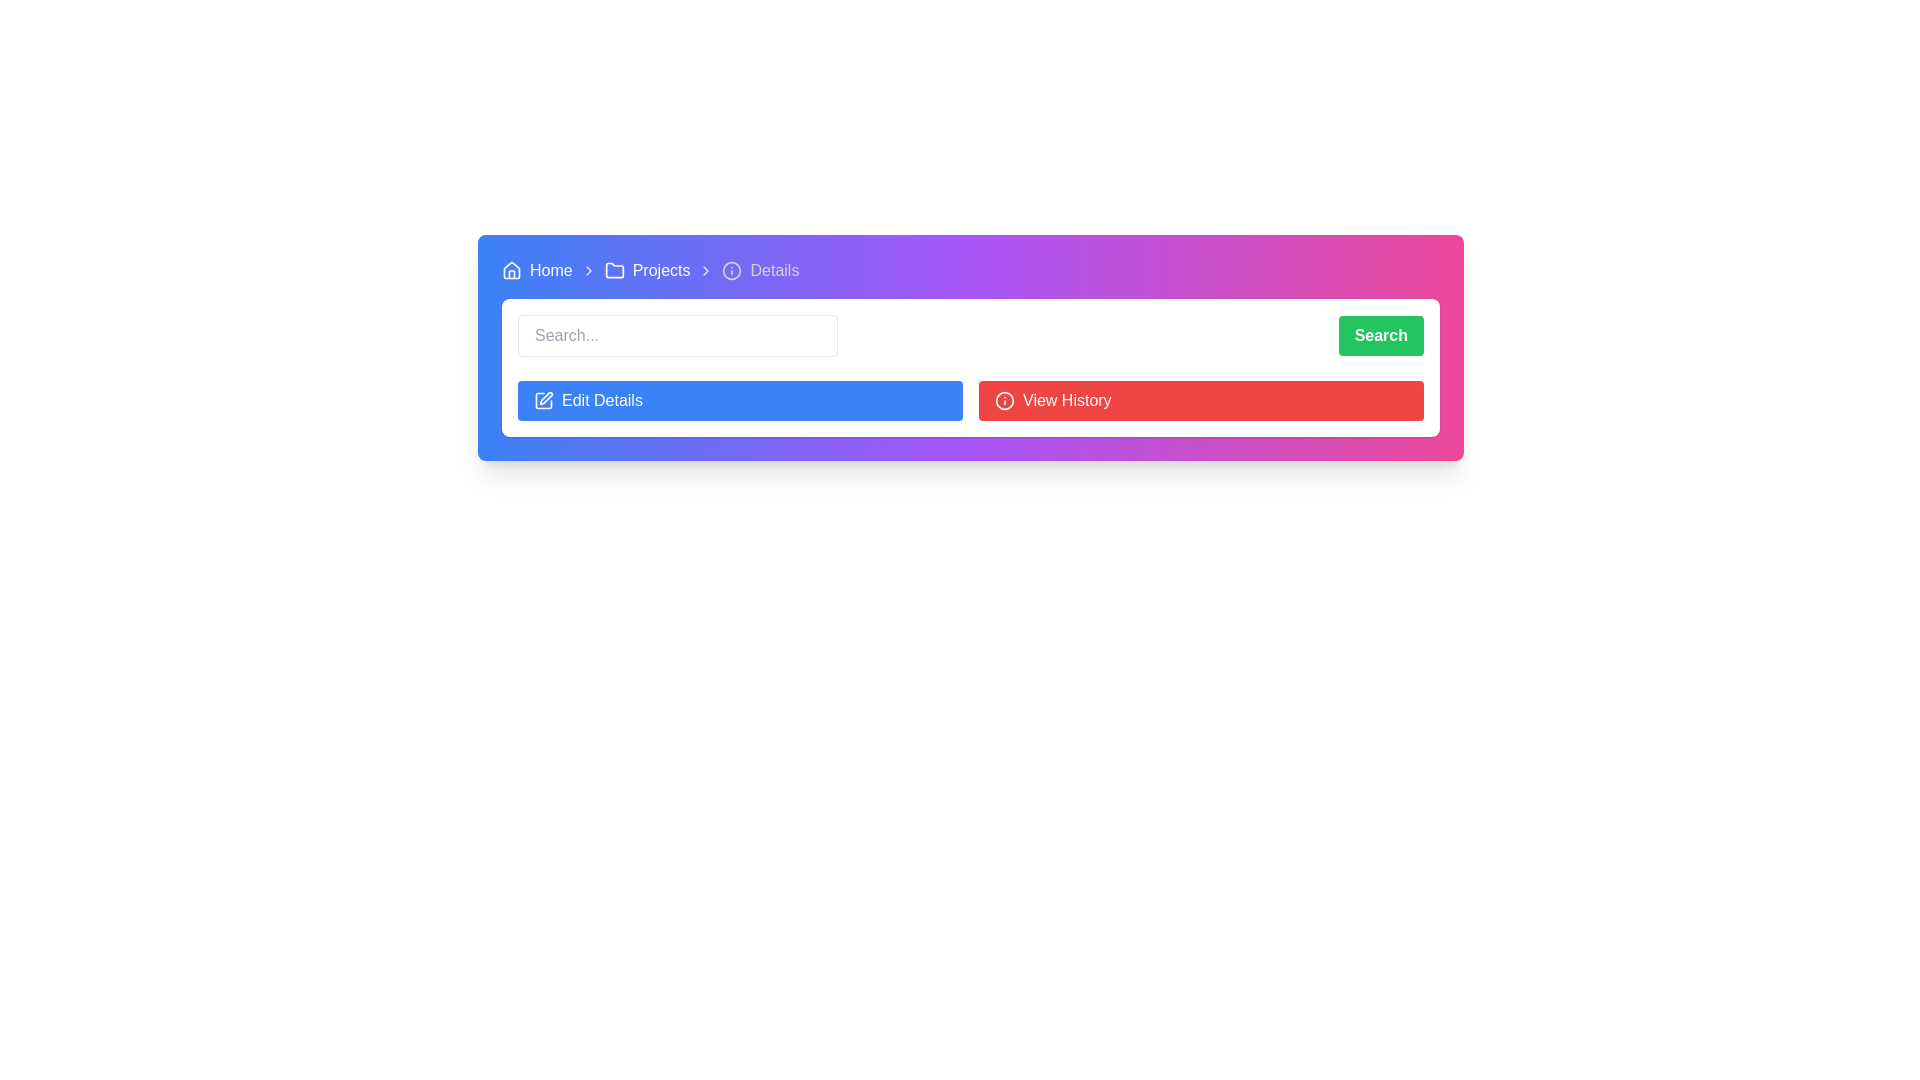  What do you see at coordinates (512, 270) in the screenshot?
I see `the house-shaped home icon with a blue background and white lines, located at the leftmost side of the breadcrumb navigation section` at bounding box center [512, 270].